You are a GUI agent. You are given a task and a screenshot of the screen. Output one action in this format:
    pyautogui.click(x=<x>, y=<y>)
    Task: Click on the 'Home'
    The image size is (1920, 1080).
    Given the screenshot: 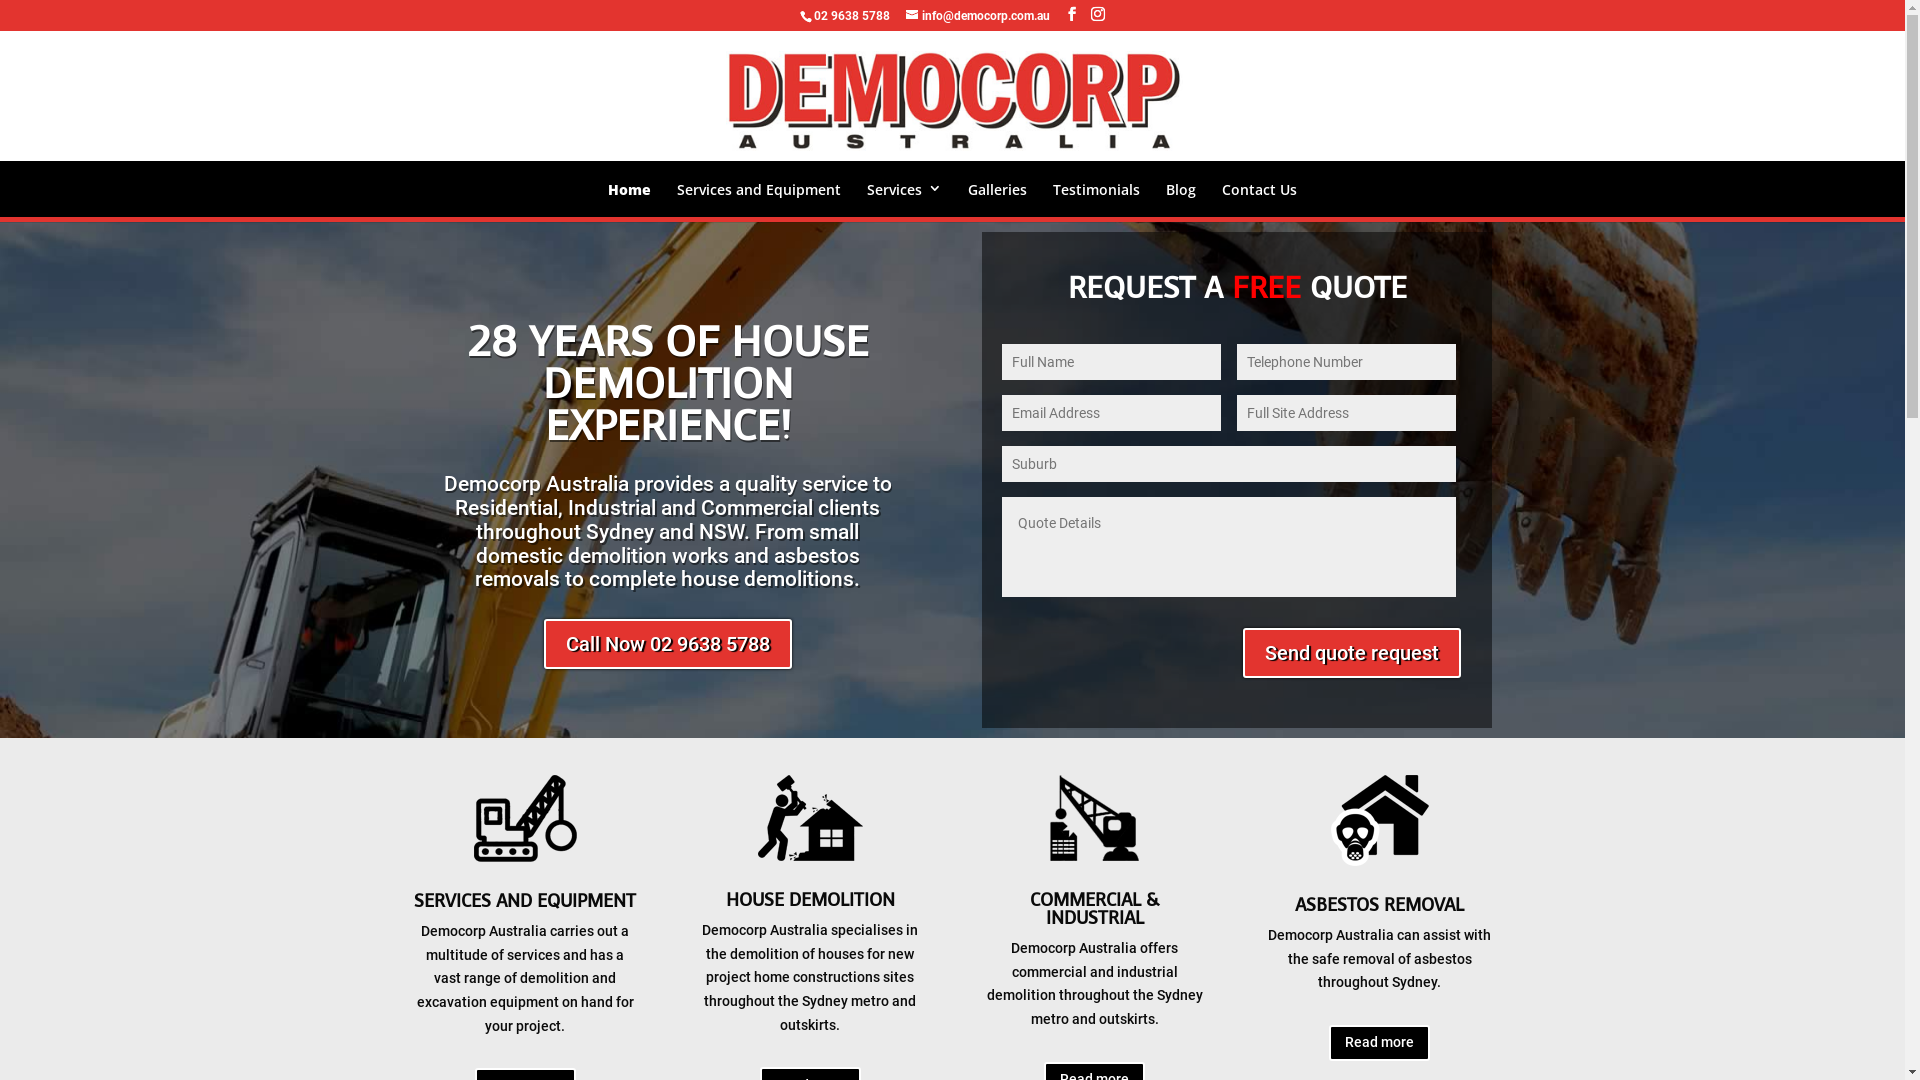 What is the action you would take?
    pyautogui.click(x=628, y=189)
    